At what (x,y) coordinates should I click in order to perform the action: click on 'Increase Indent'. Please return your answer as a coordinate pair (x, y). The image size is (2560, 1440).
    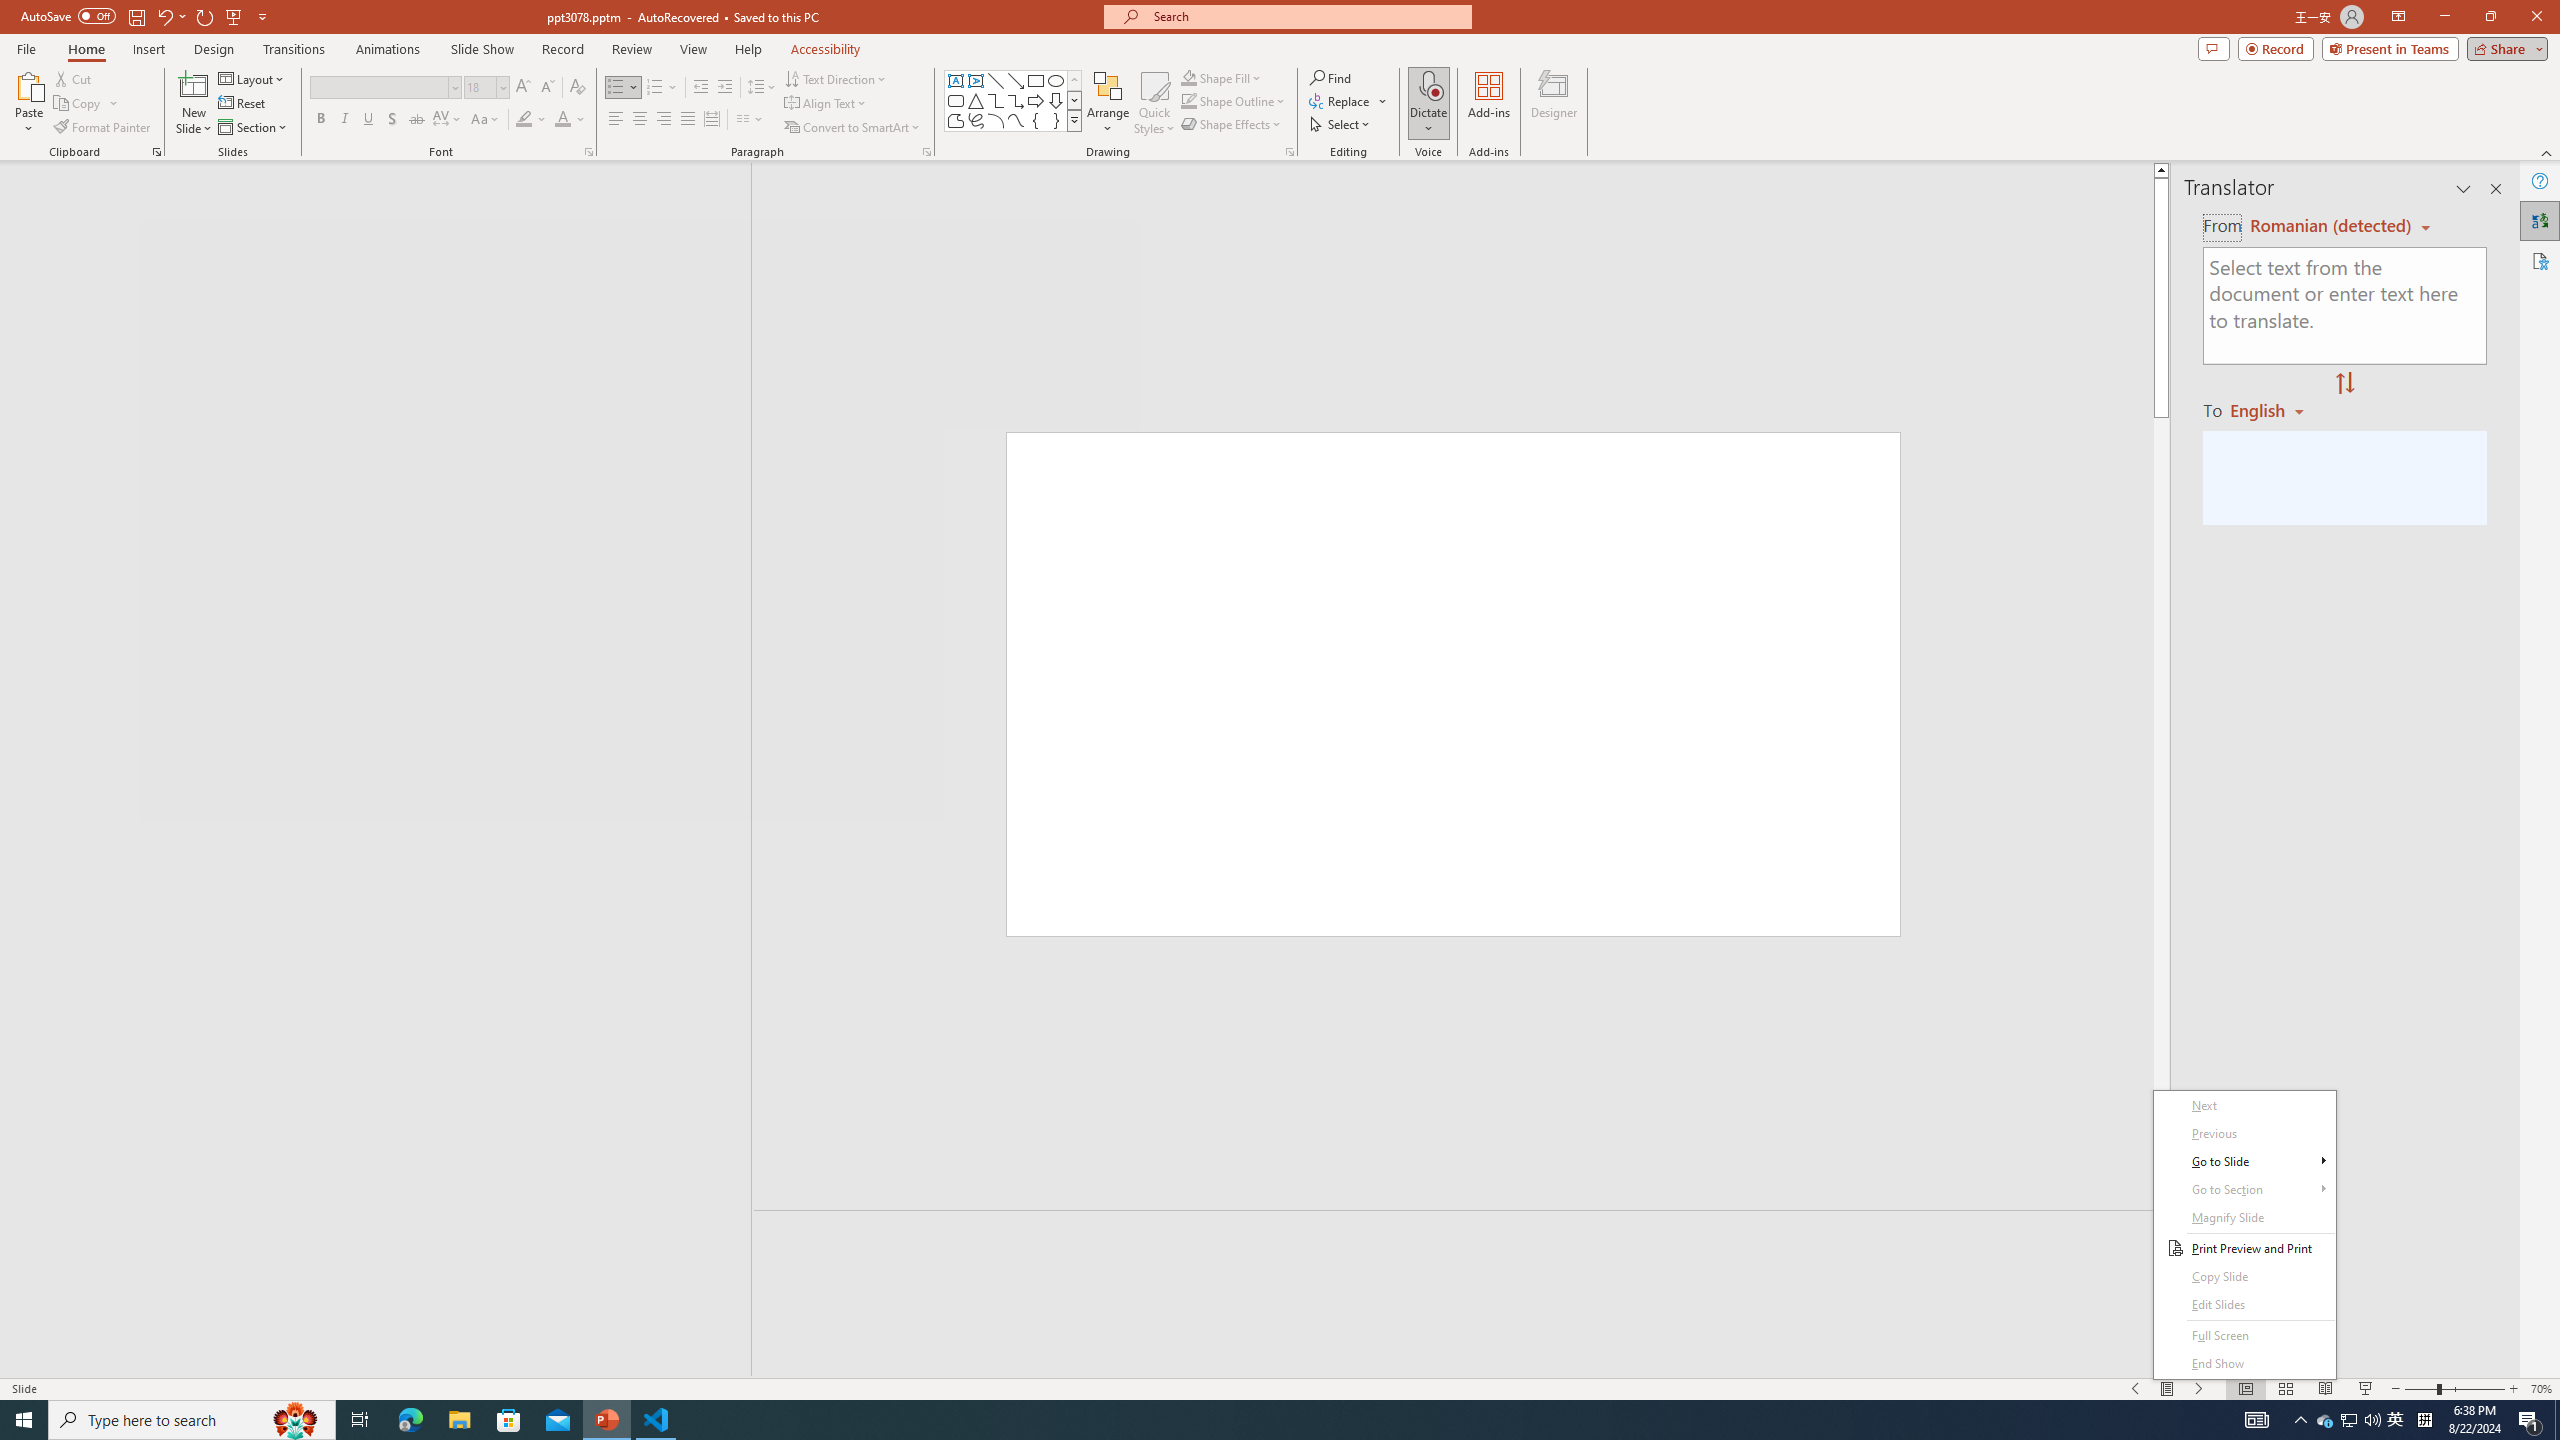
    Looking at the image, I should click on (725, 87).